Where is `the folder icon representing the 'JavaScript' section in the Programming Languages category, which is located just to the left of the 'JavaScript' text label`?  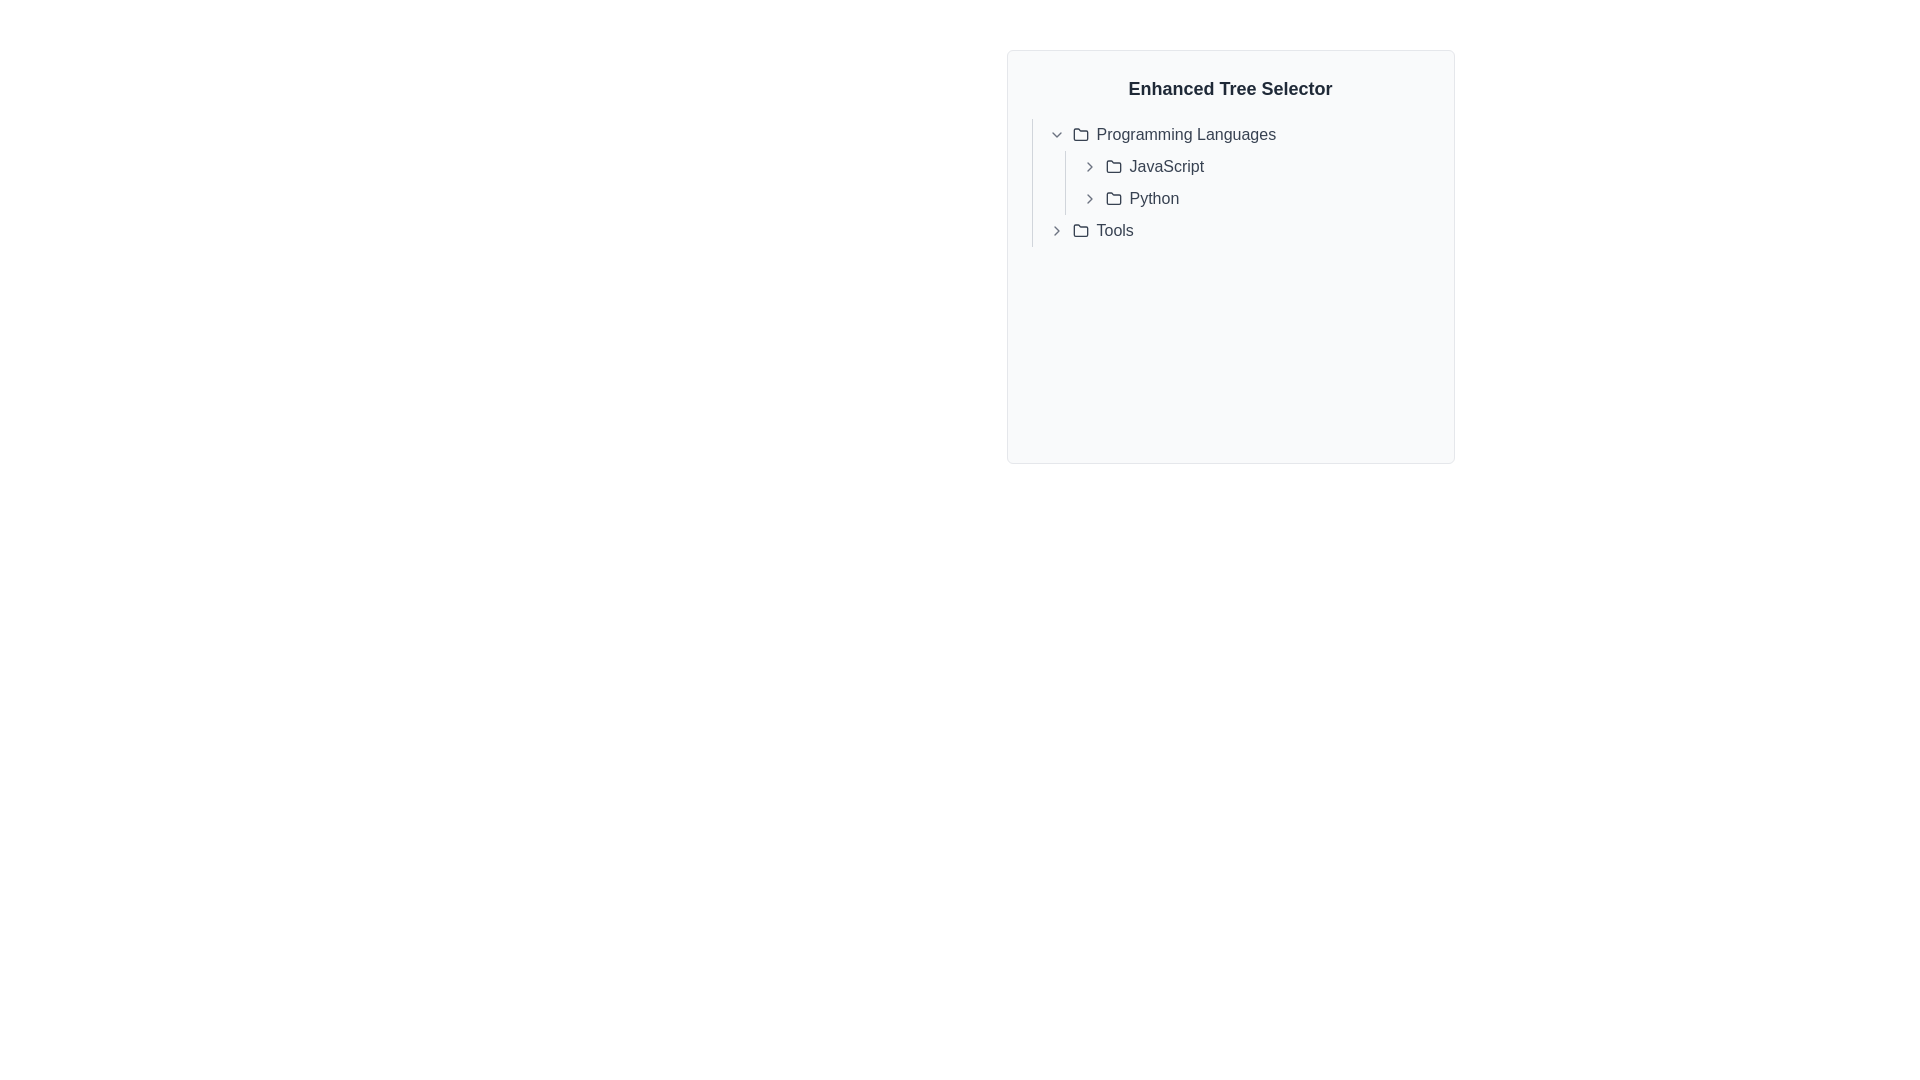
the folder icon representing the 'JavaScript' section in the Programming Languages category, which is located just to the left of the 'JavaScript' text label is located at coordinates (1112, 165).